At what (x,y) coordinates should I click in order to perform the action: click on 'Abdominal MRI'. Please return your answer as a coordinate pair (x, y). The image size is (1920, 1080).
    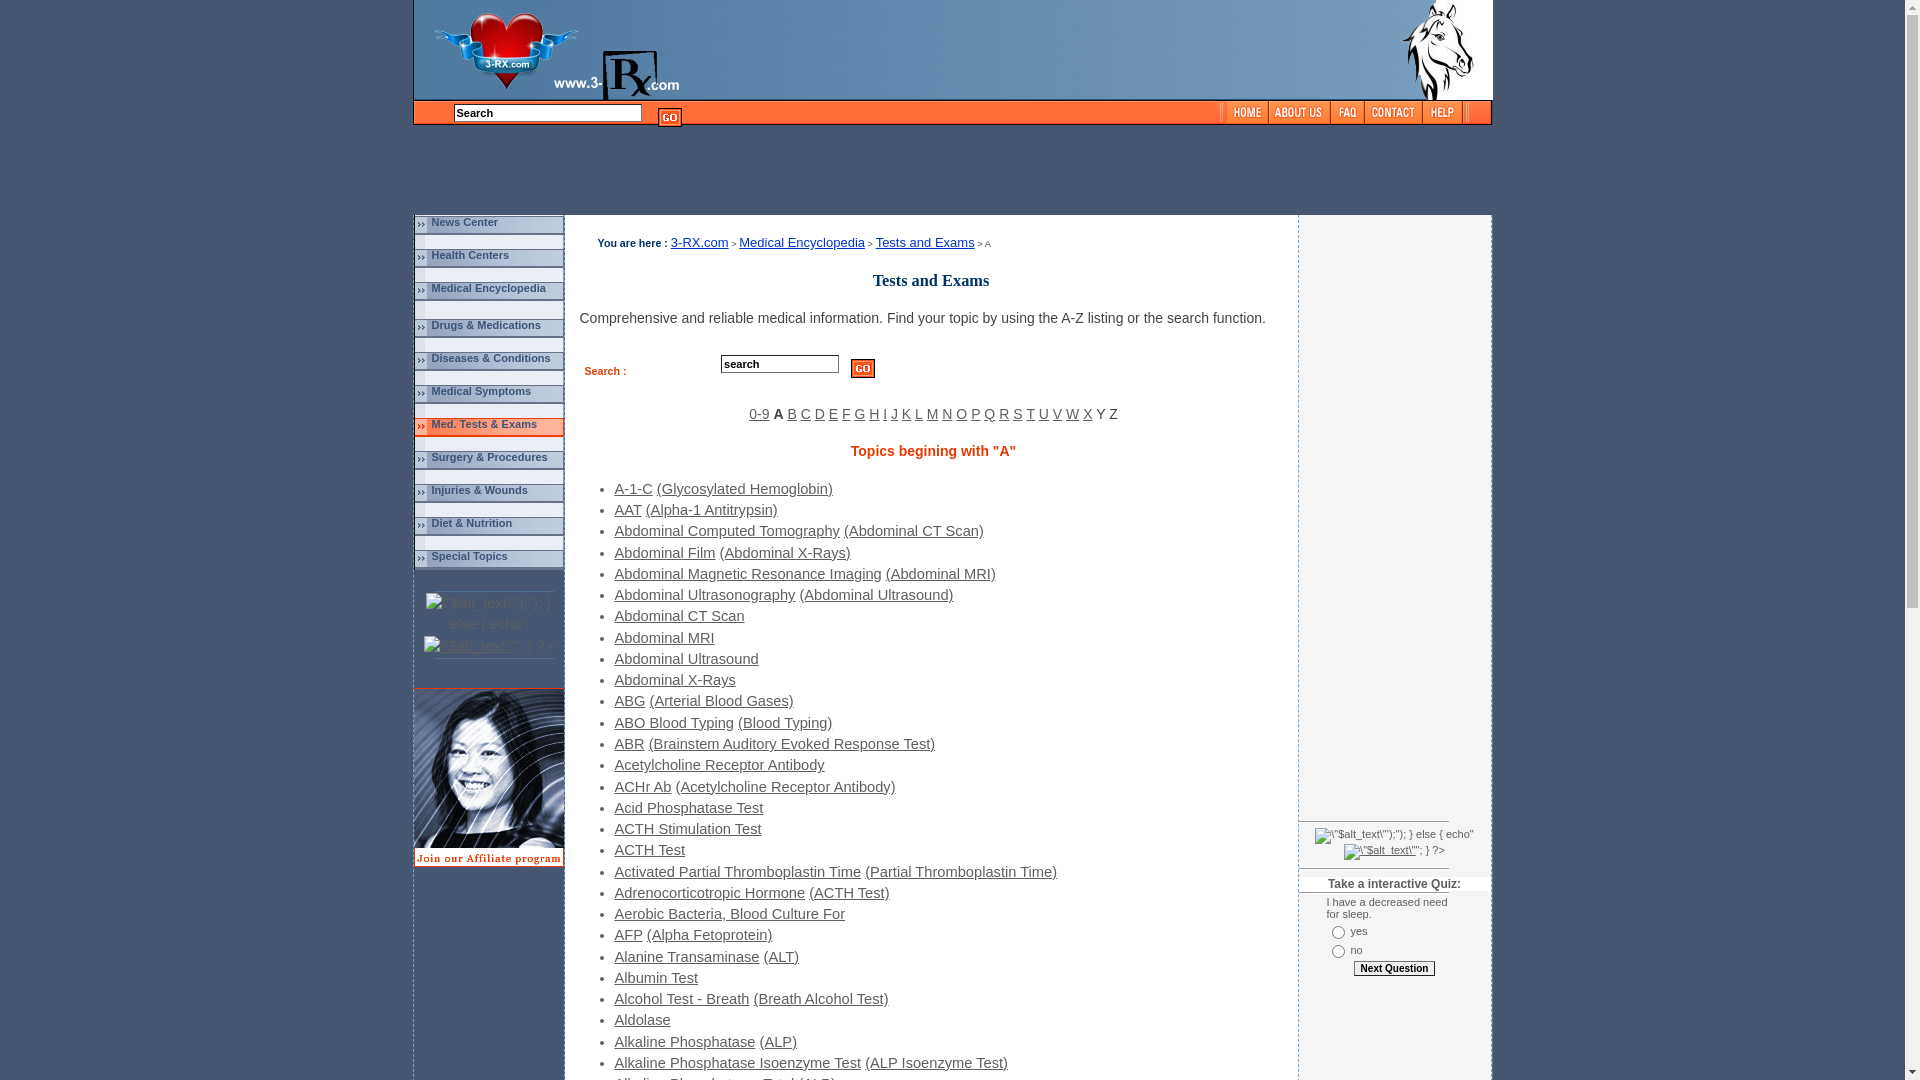
    Looking at the image, I should click on (663, 637).